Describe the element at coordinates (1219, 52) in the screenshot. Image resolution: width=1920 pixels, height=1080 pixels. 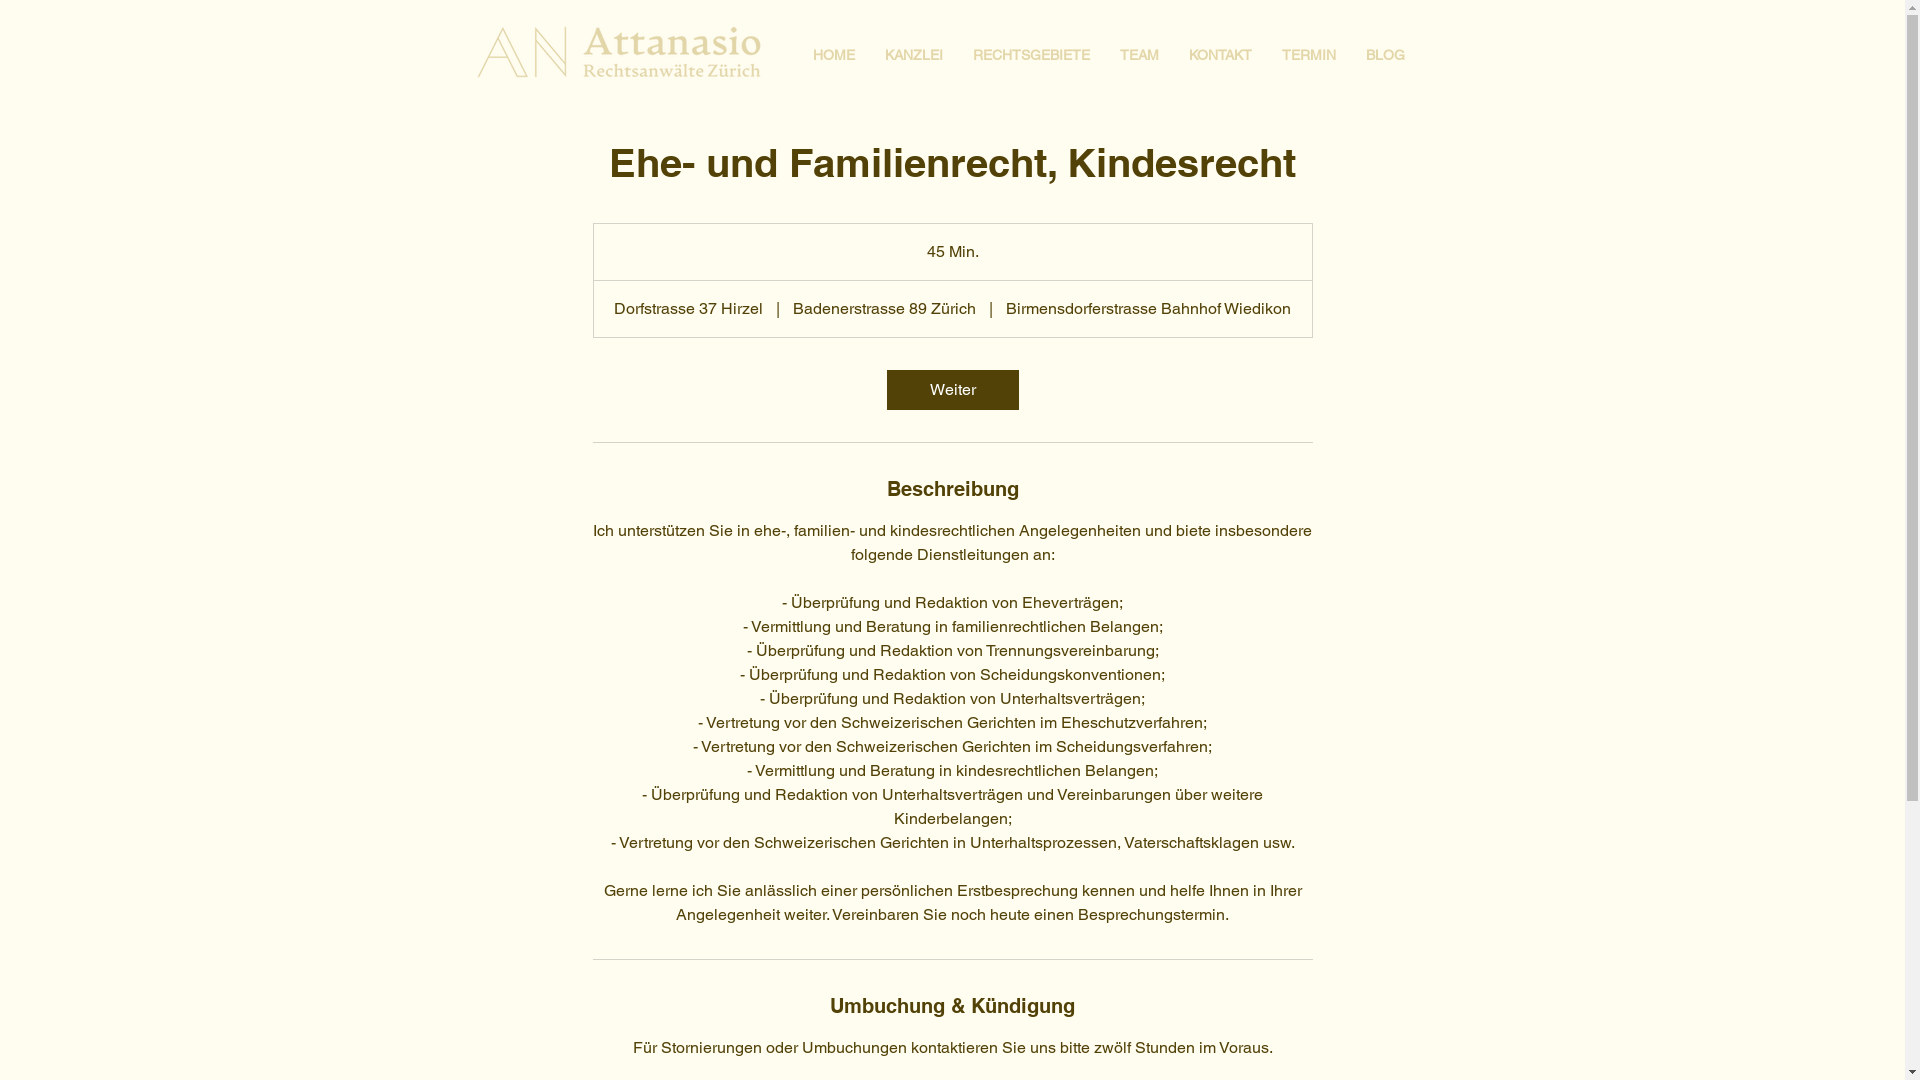
I see `'KONTAKT'` at that location.